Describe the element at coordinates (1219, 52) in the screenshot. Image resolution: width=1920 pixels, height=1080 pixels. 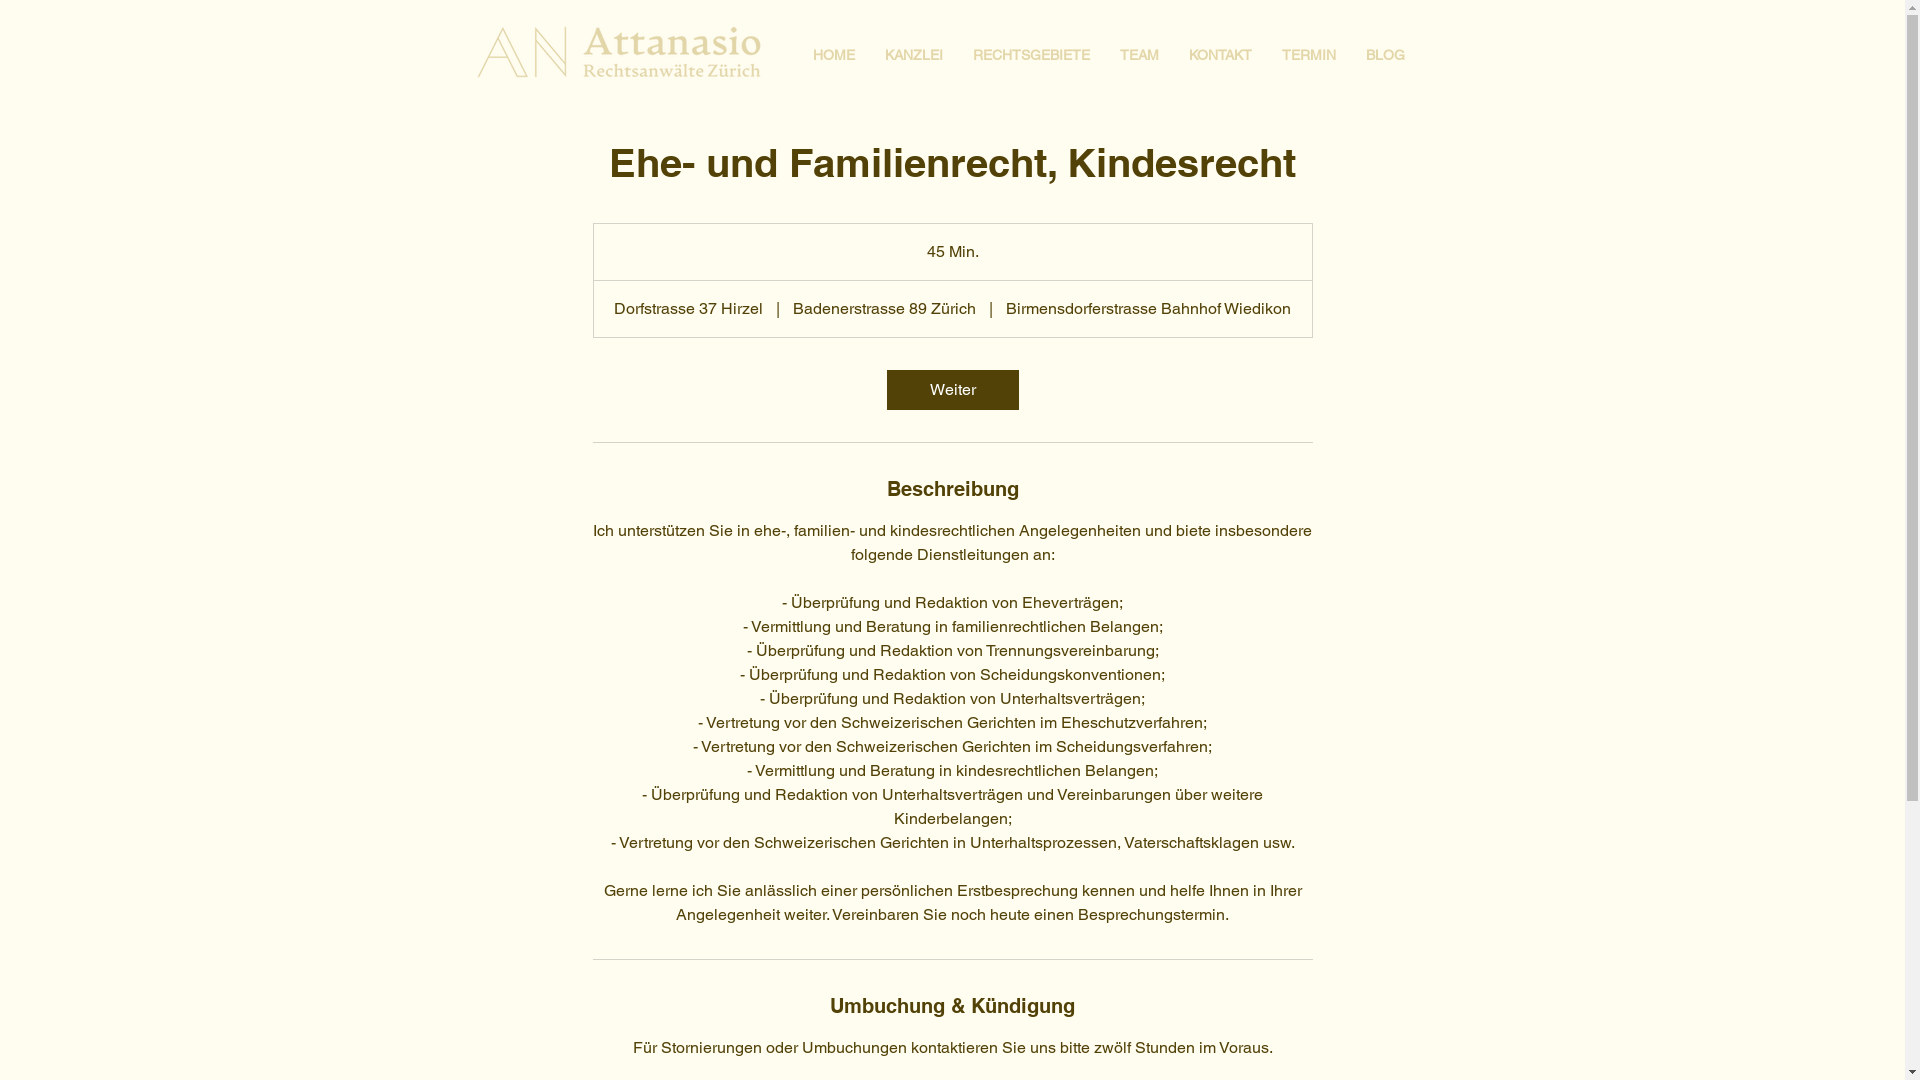
I see `'KONTAKT'` at that location.